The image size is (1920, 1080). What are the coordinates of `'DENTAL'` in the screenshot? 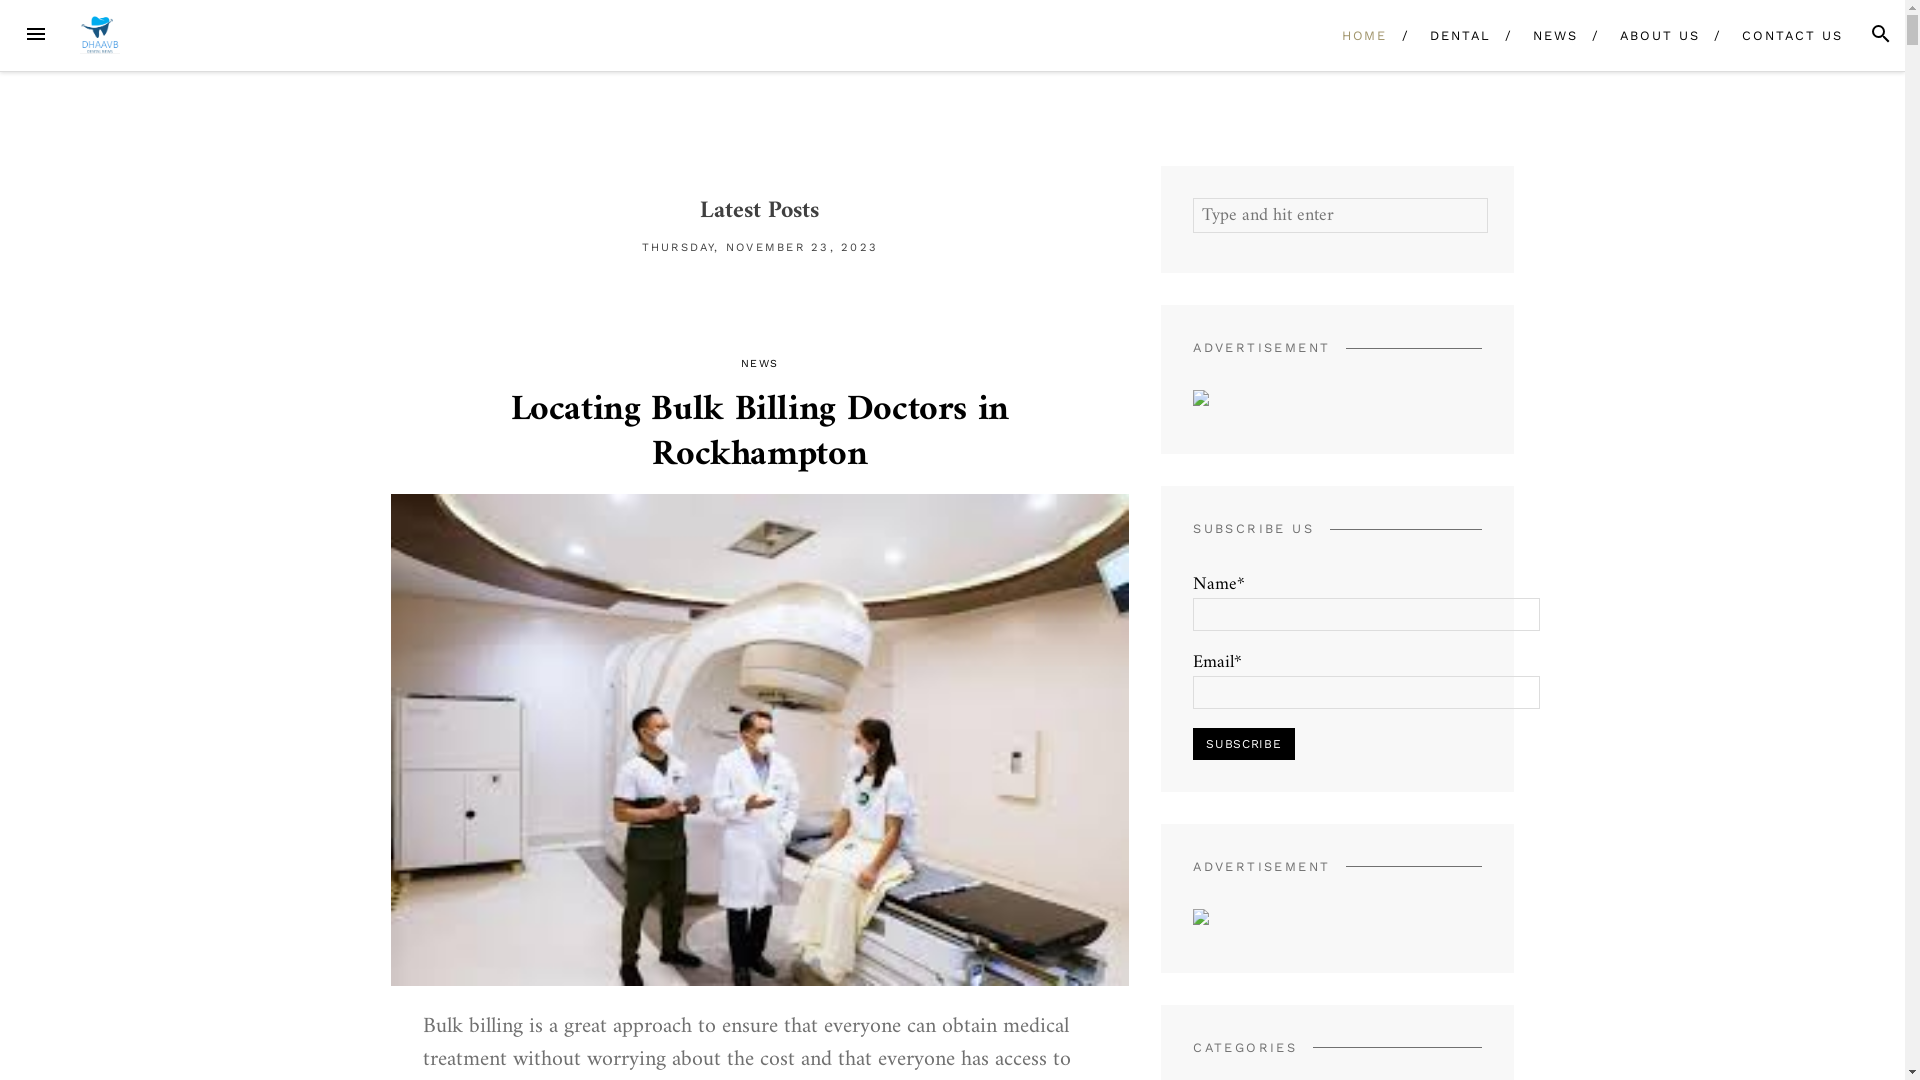 It's located at (1415, 35).